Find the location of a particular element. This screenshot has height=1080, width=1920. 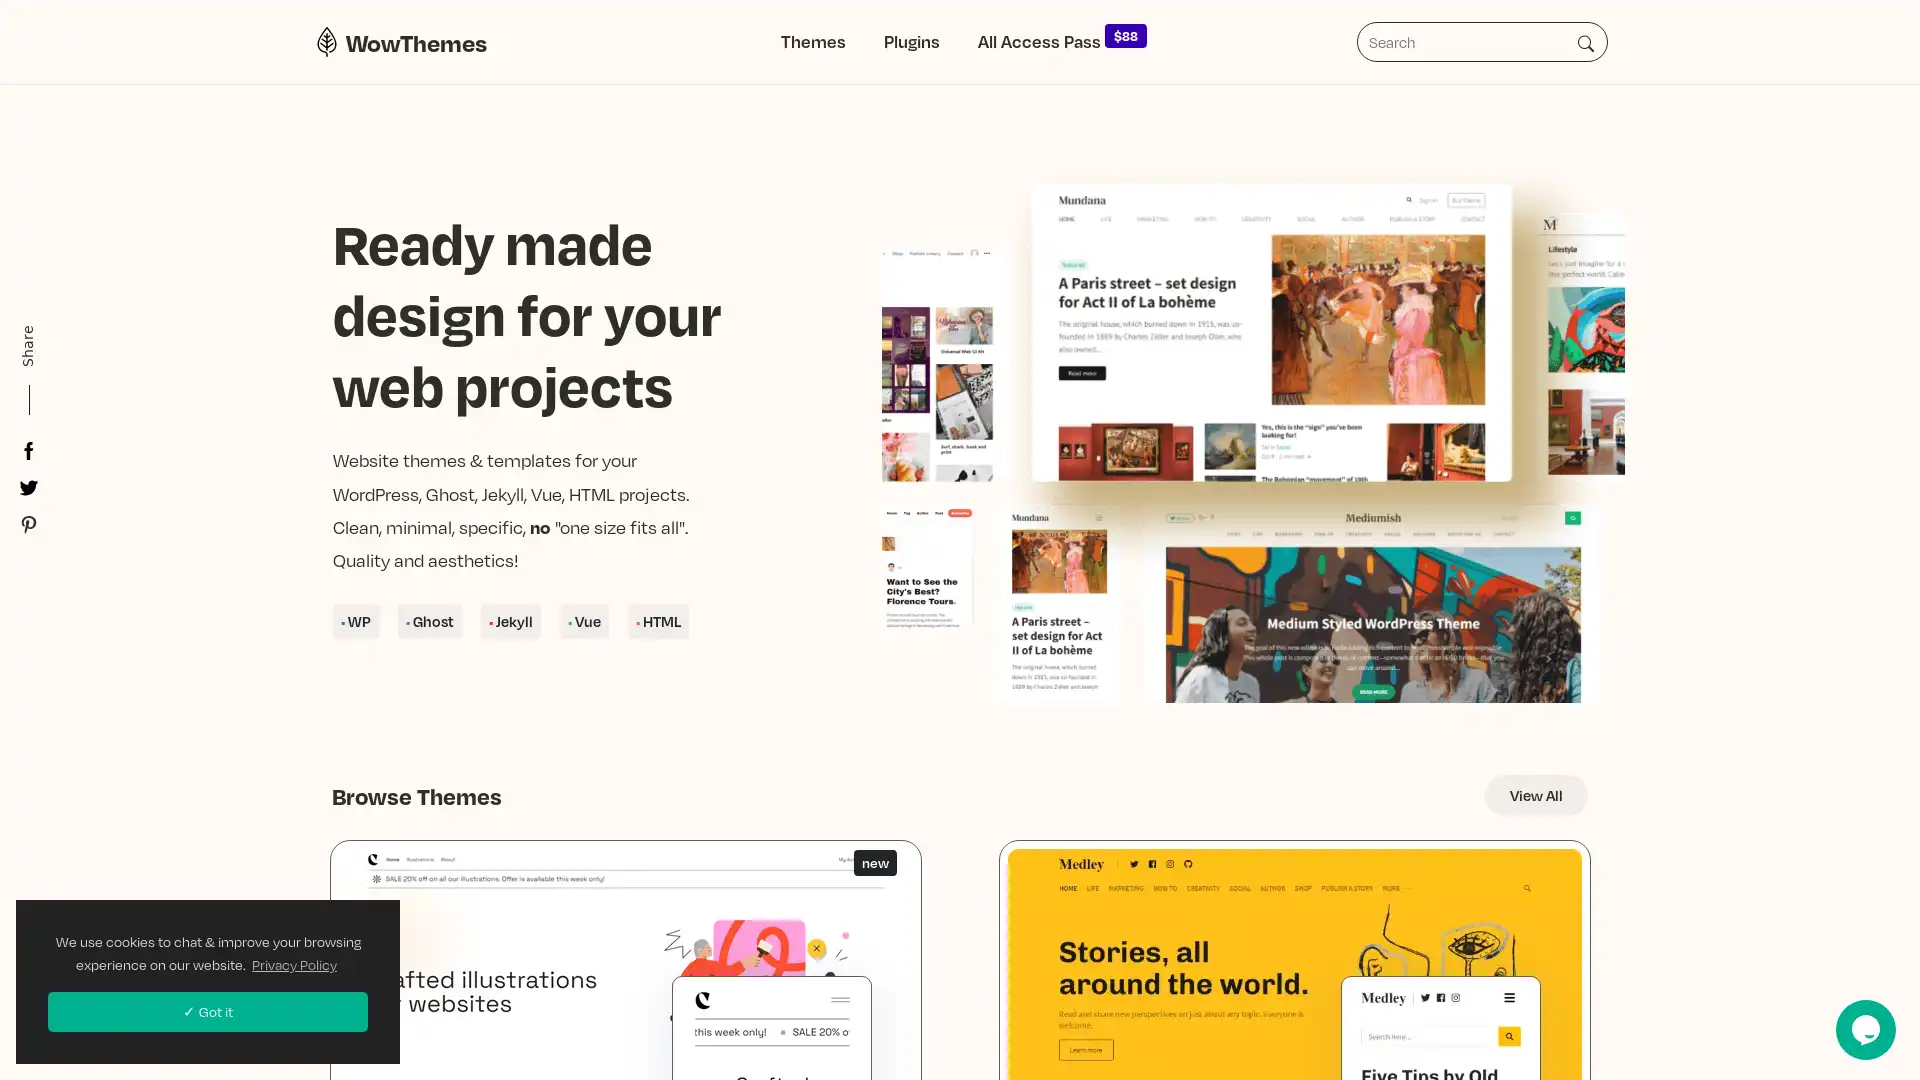

dismiss cookie message is located at coordinates (207, 1011).